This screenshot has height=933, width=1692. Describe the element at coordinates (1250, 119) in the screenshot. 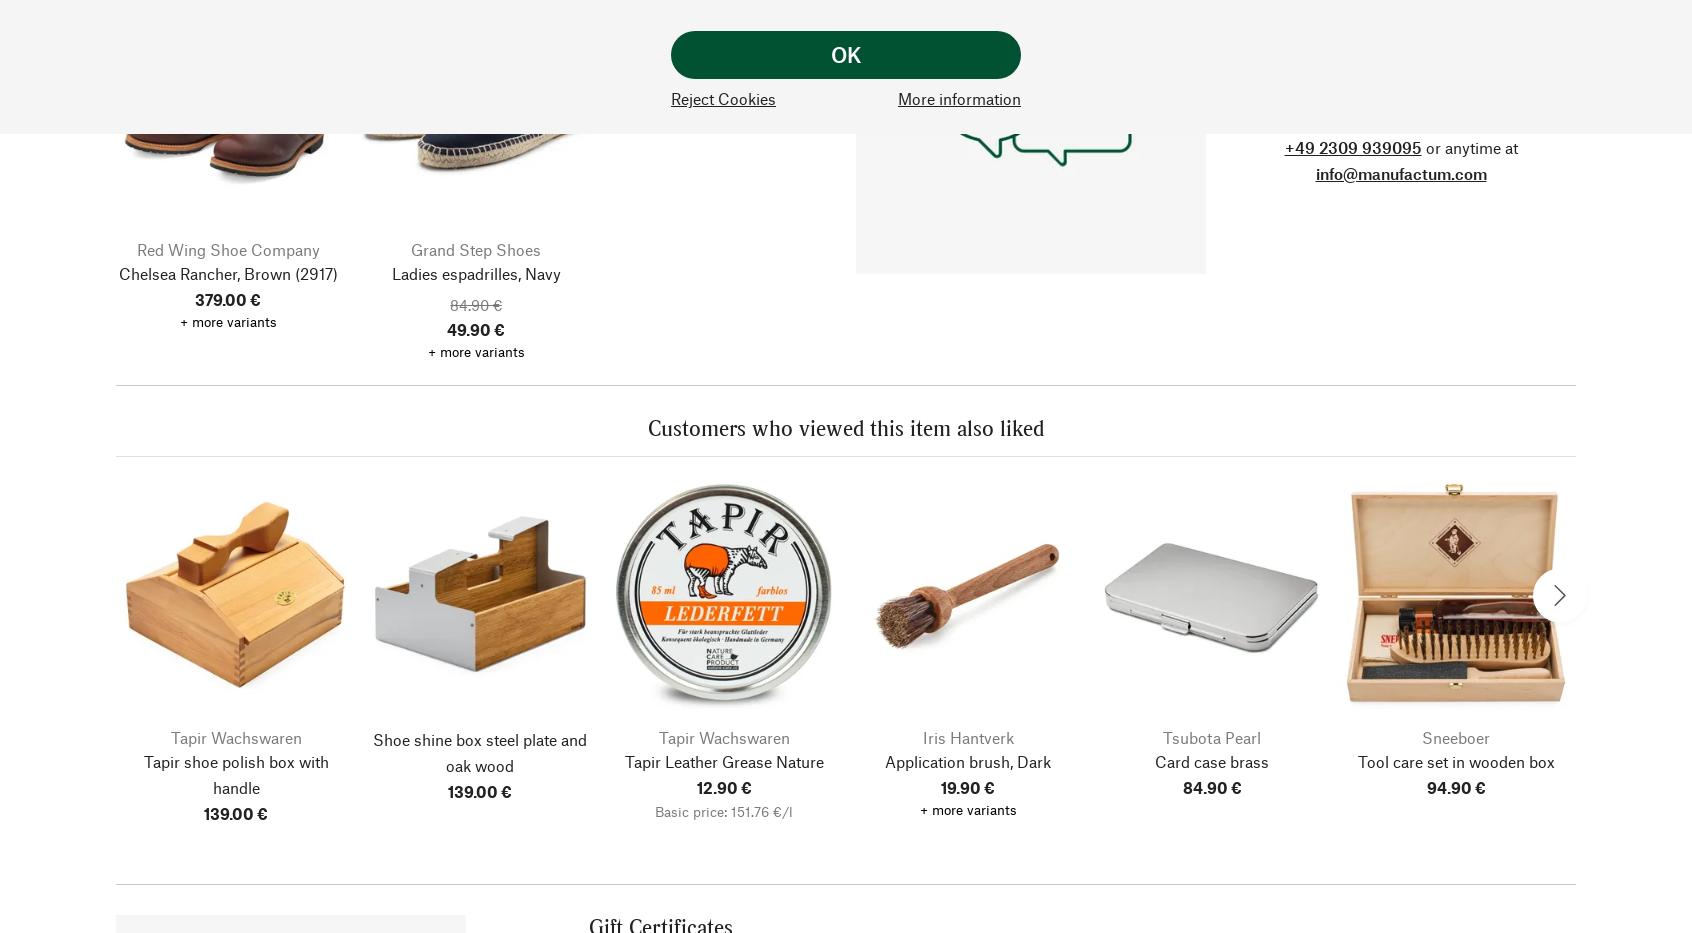

I see `'You can reach us from Monday to Friday at'` at that location.